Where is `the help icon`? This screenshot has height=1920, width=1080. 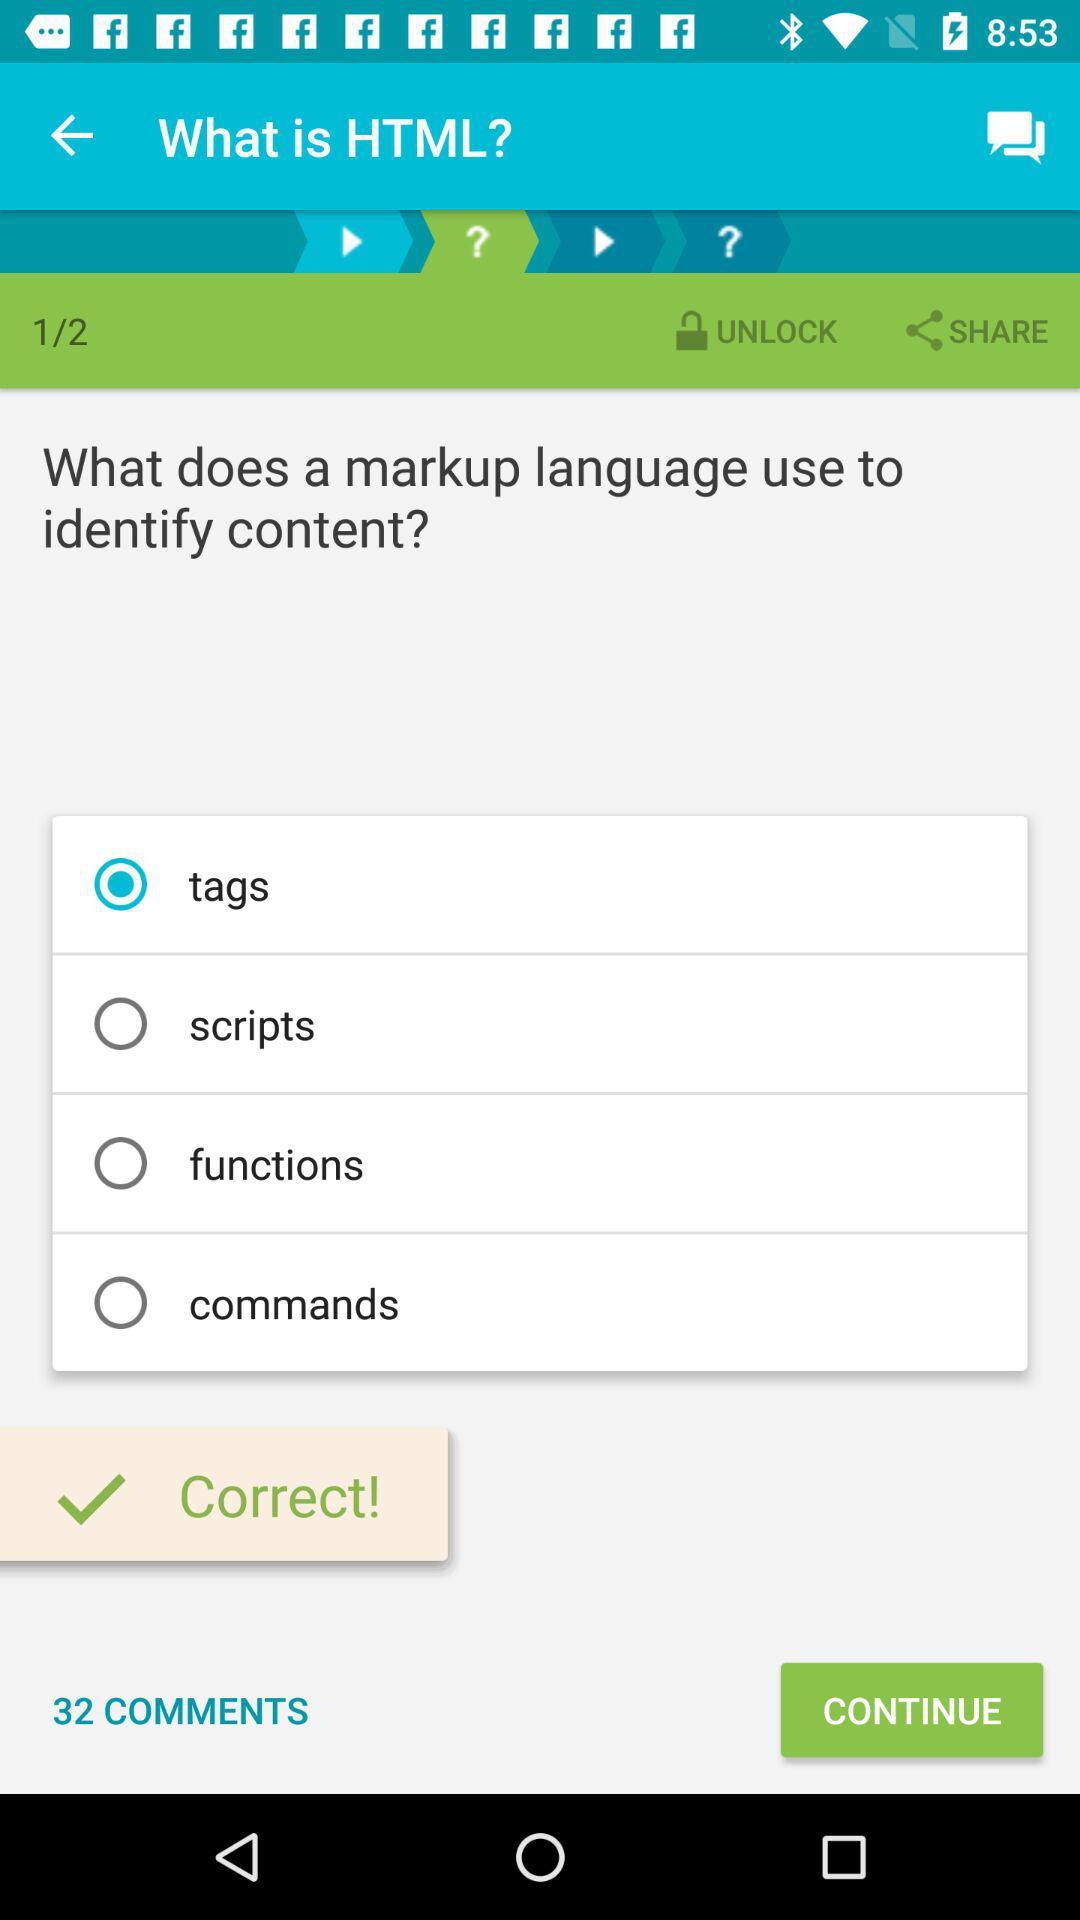 the help icon is located at coordinates (477, 240).